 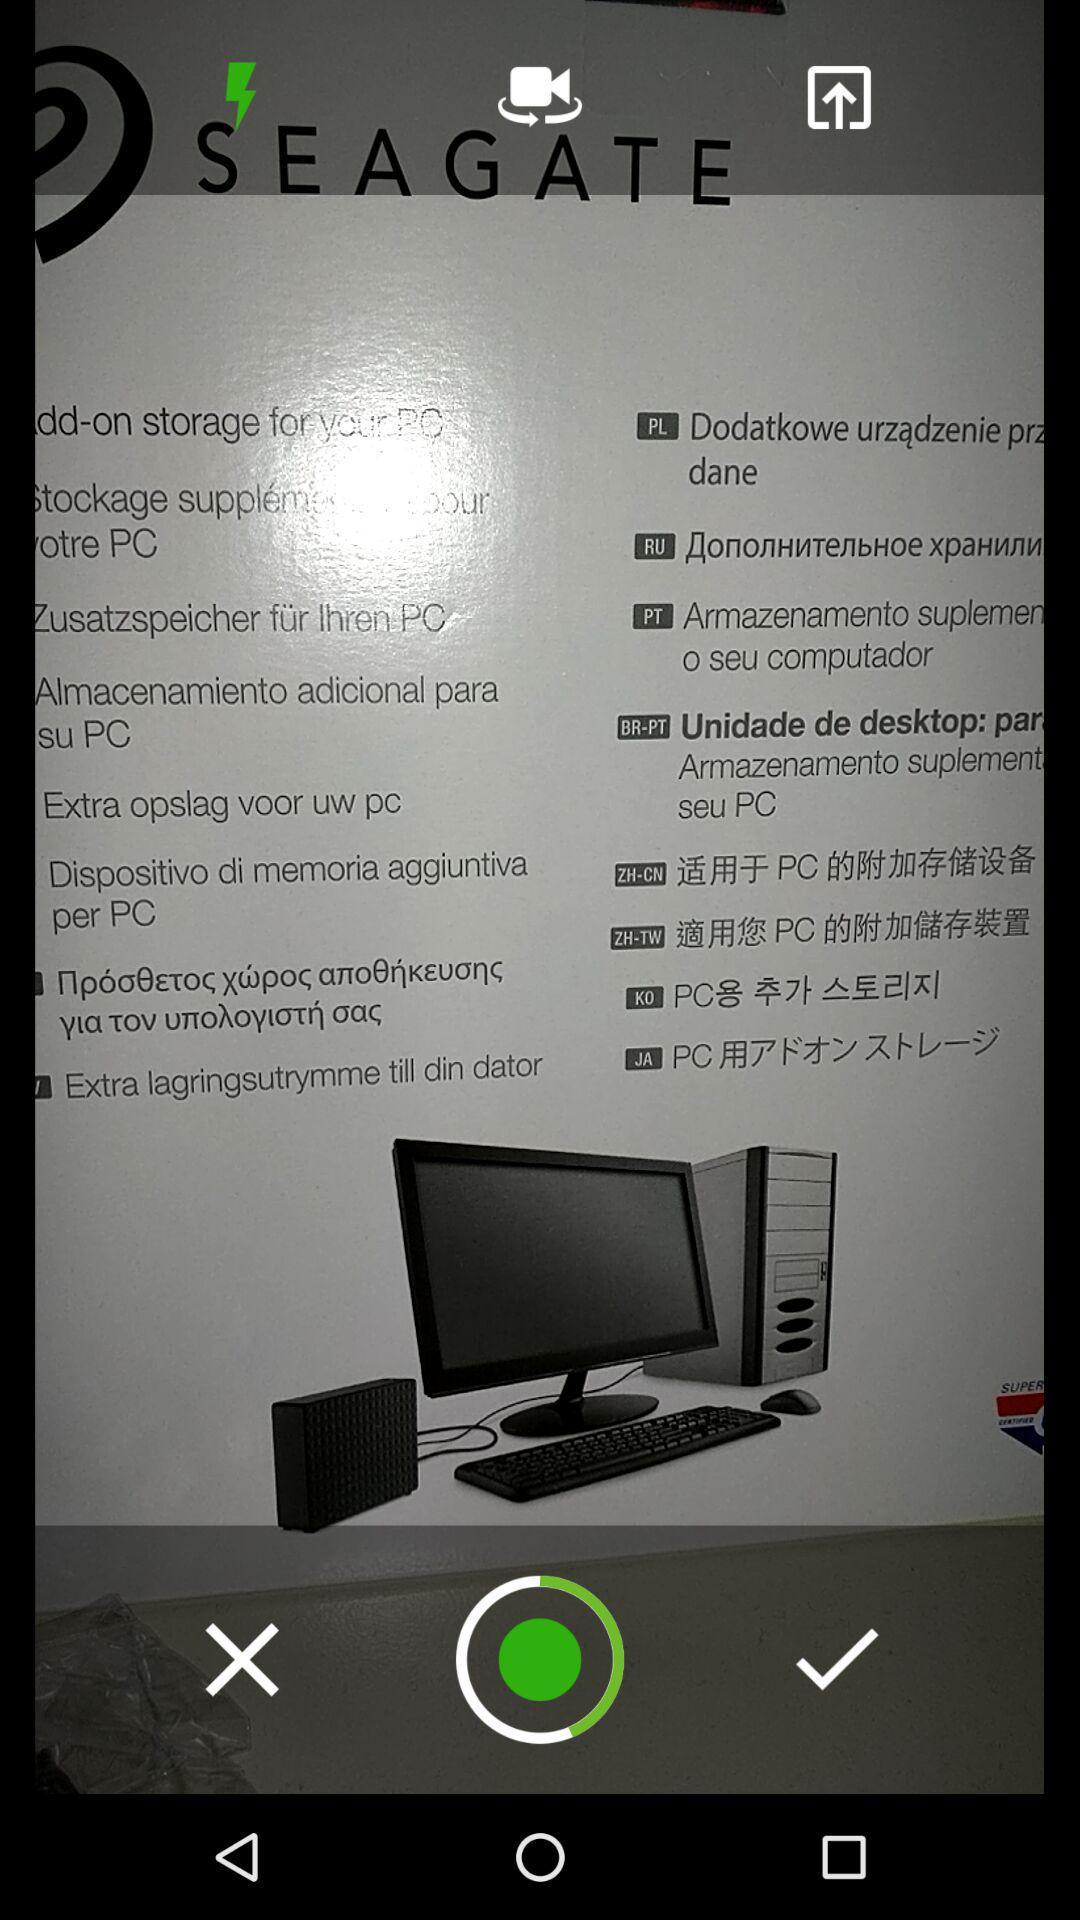 What do you see at coordinates (838, 96) in the screenshot?
I see `share the image` at bounding box center [838, 96].